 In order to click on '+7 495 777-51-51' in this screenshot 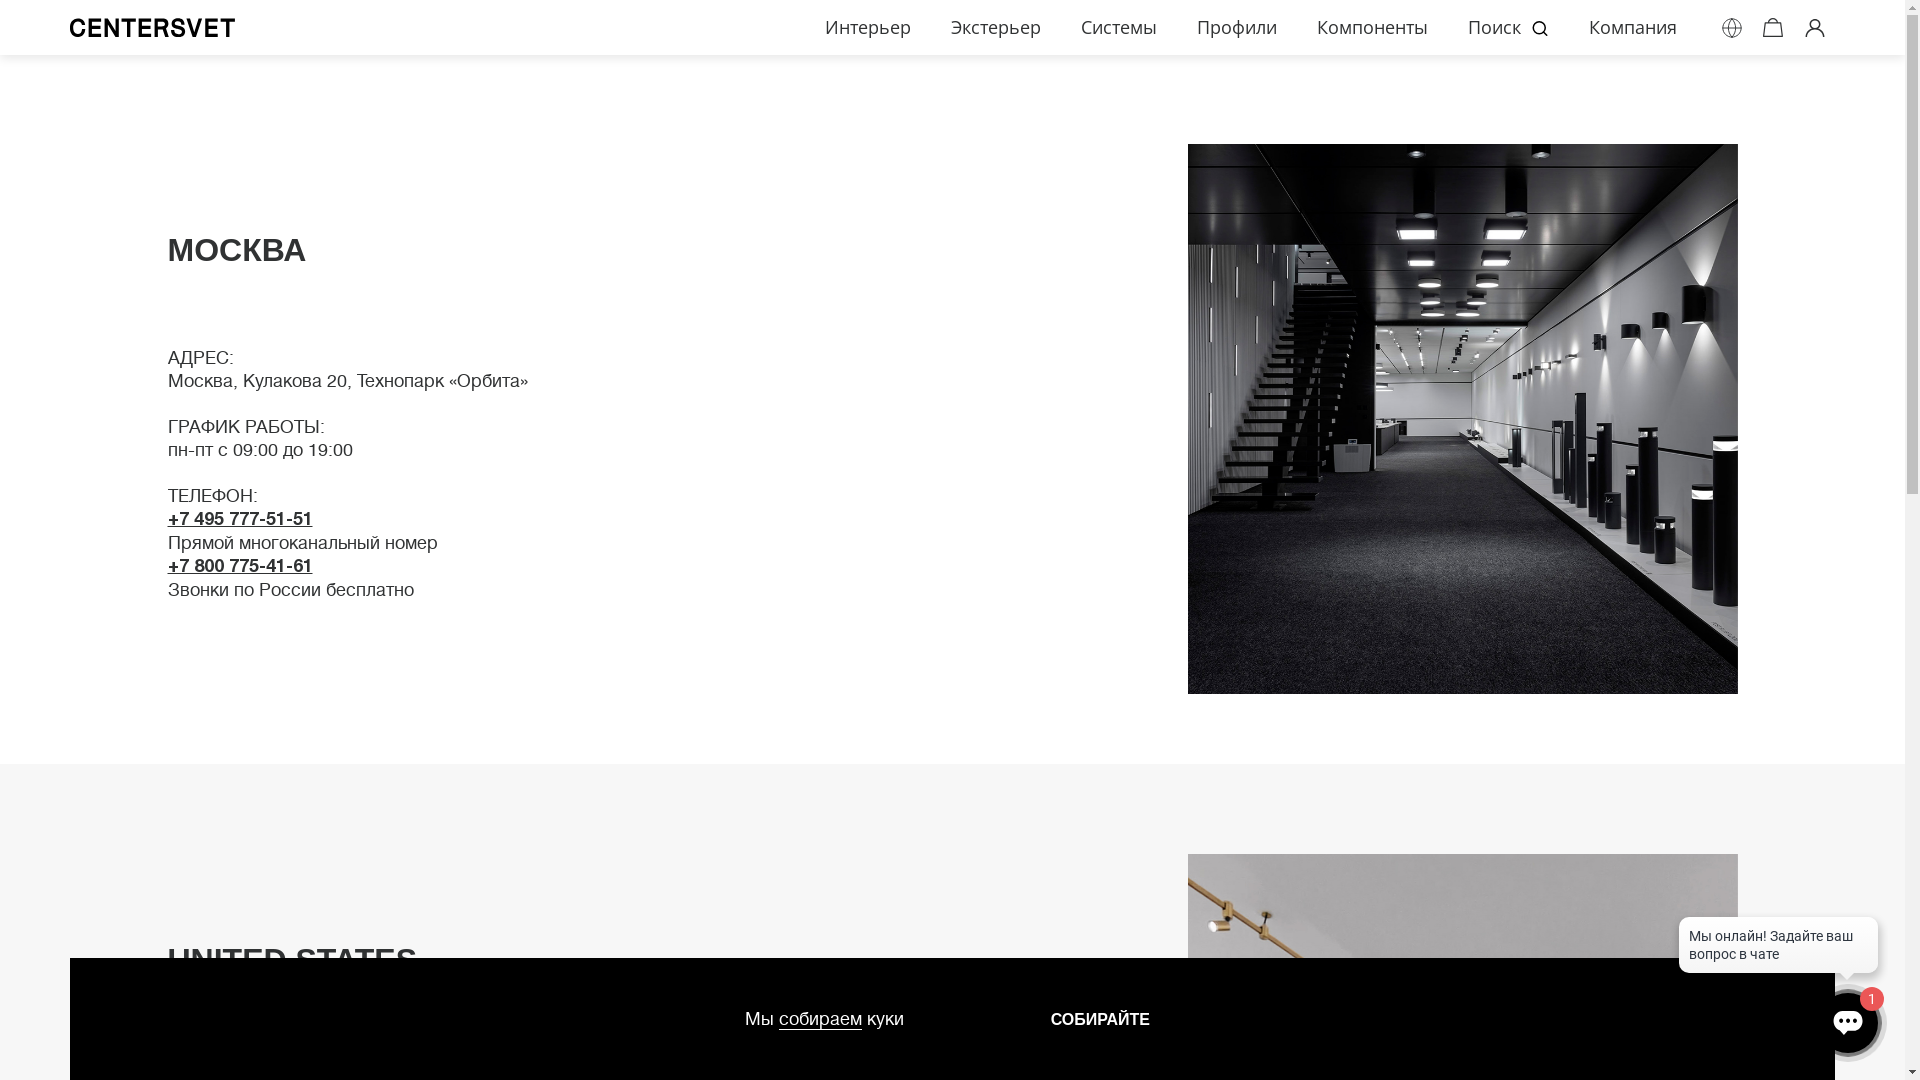, I will do `click(168, 516)`.